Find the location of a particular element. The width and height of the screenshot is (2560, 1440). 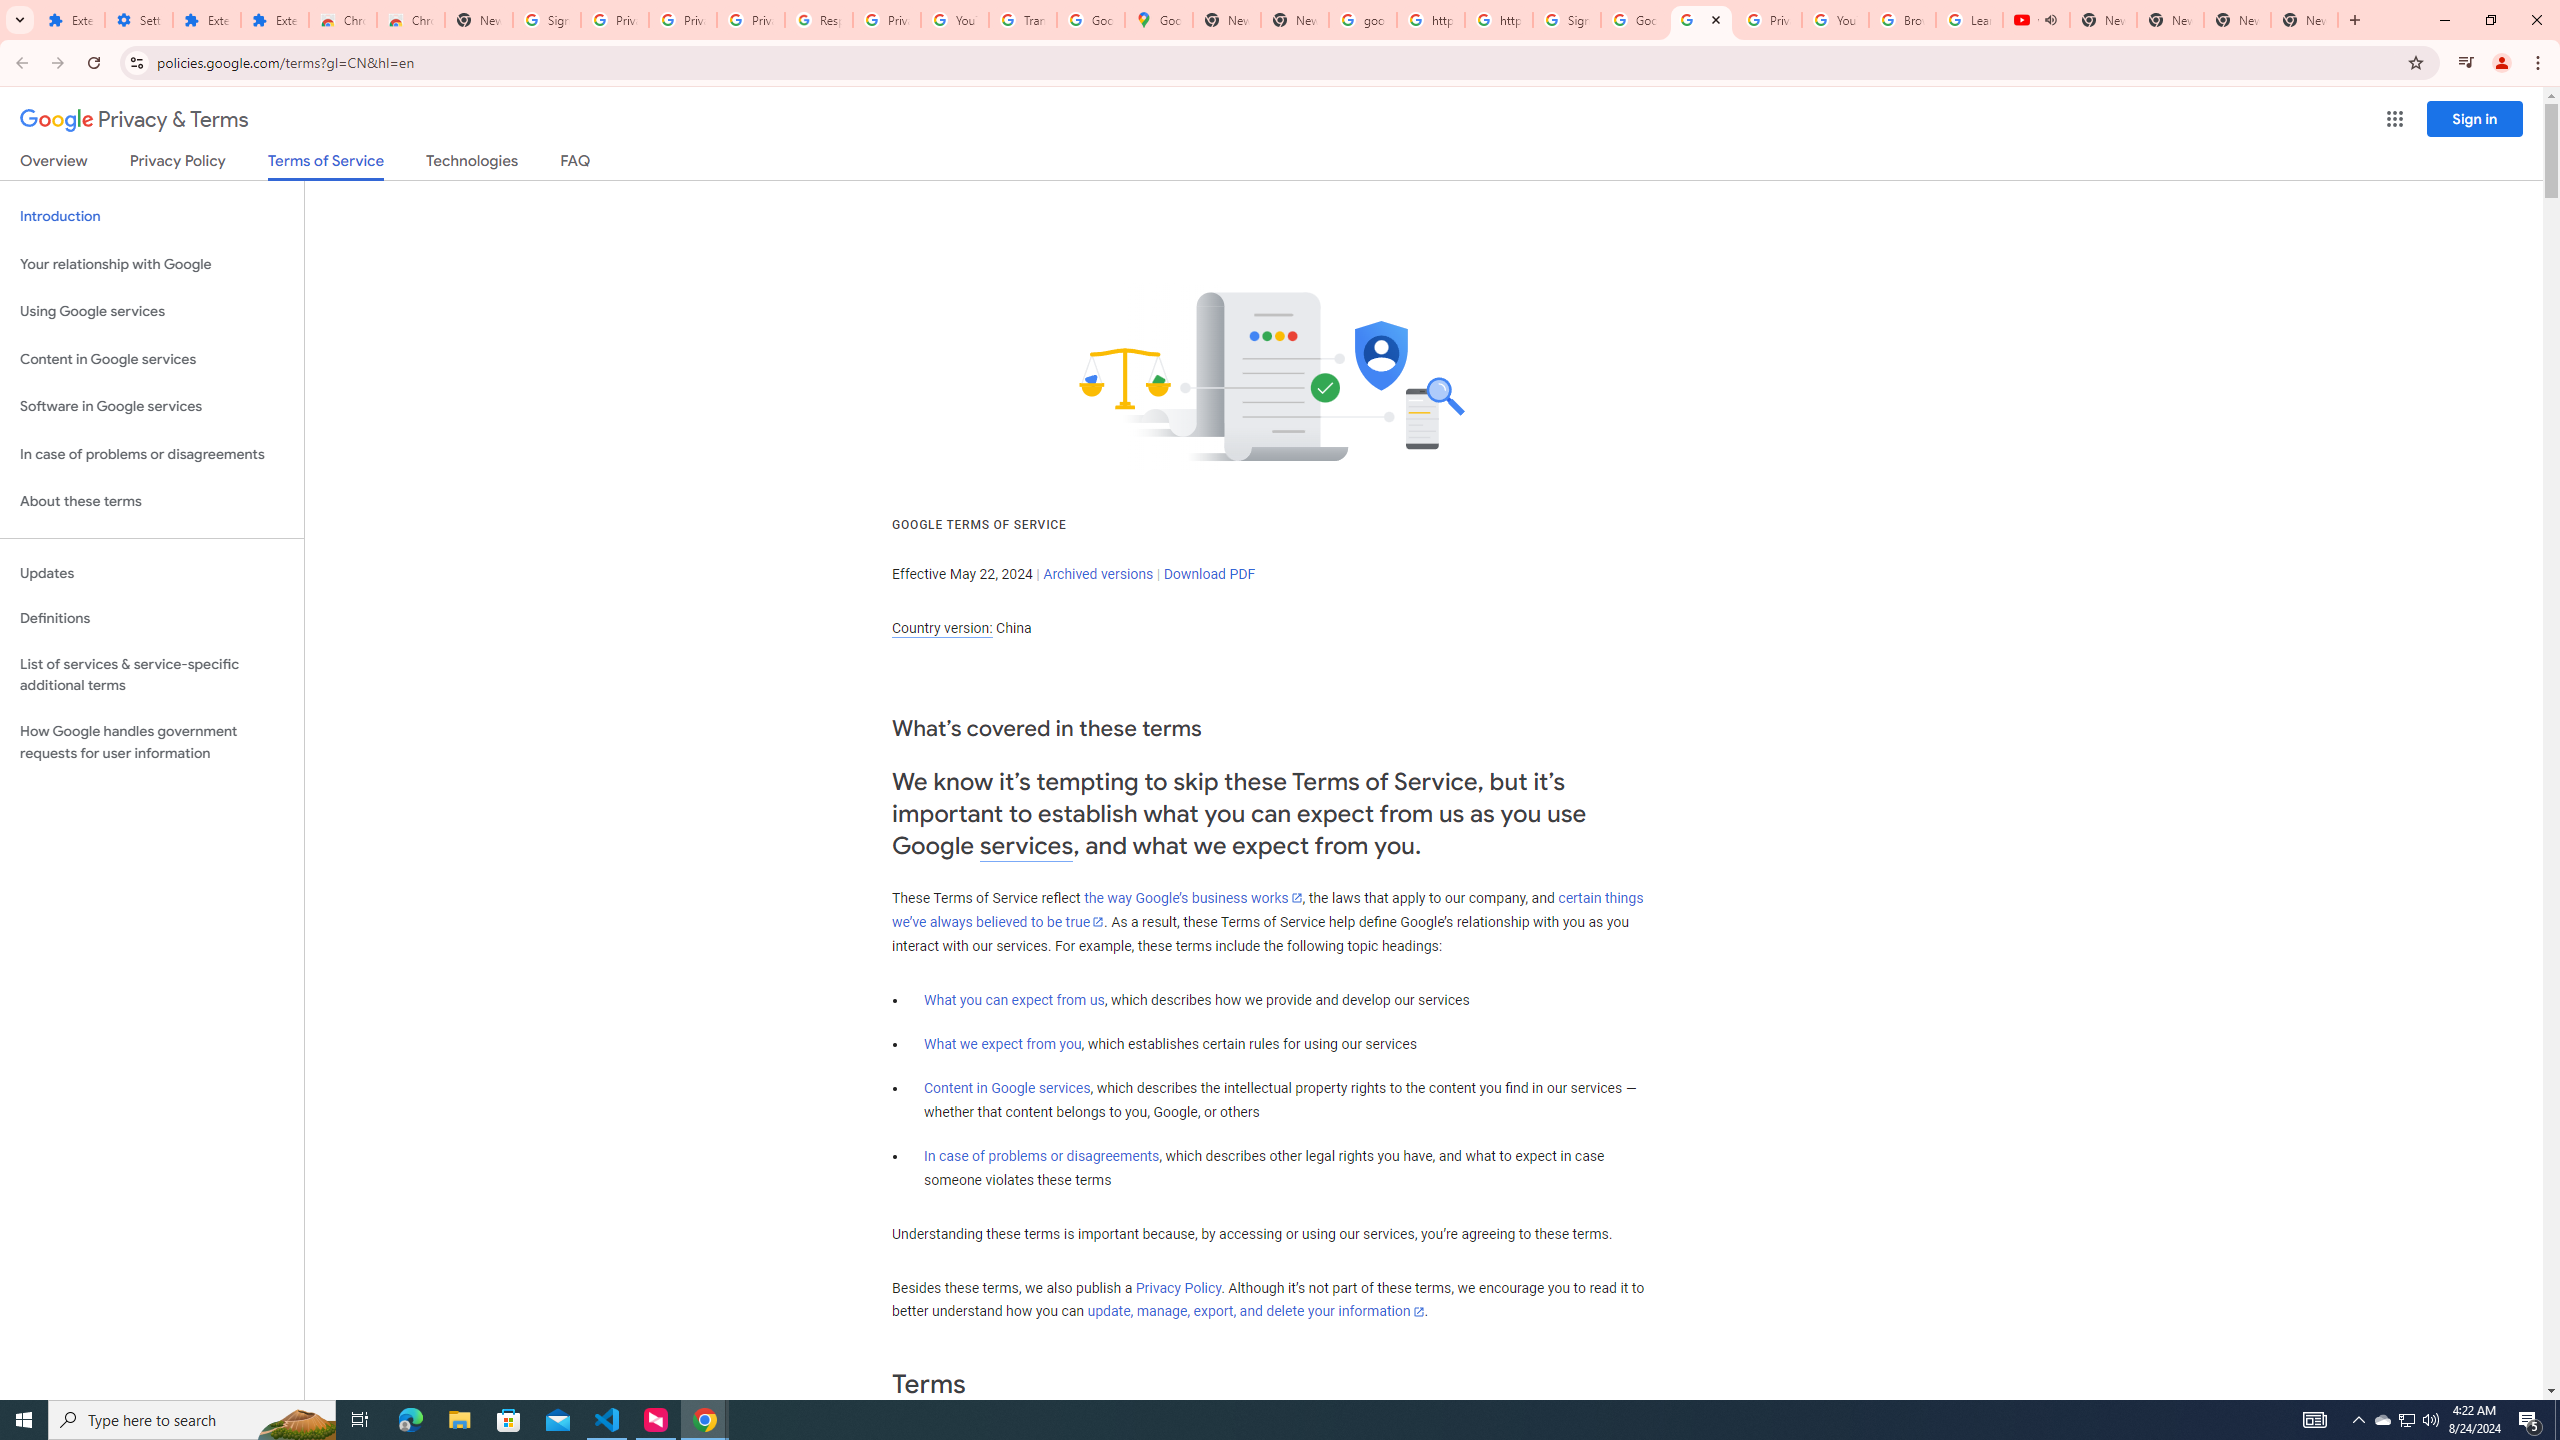

'Chrome Web Store' is located at coordinates (342, 19).